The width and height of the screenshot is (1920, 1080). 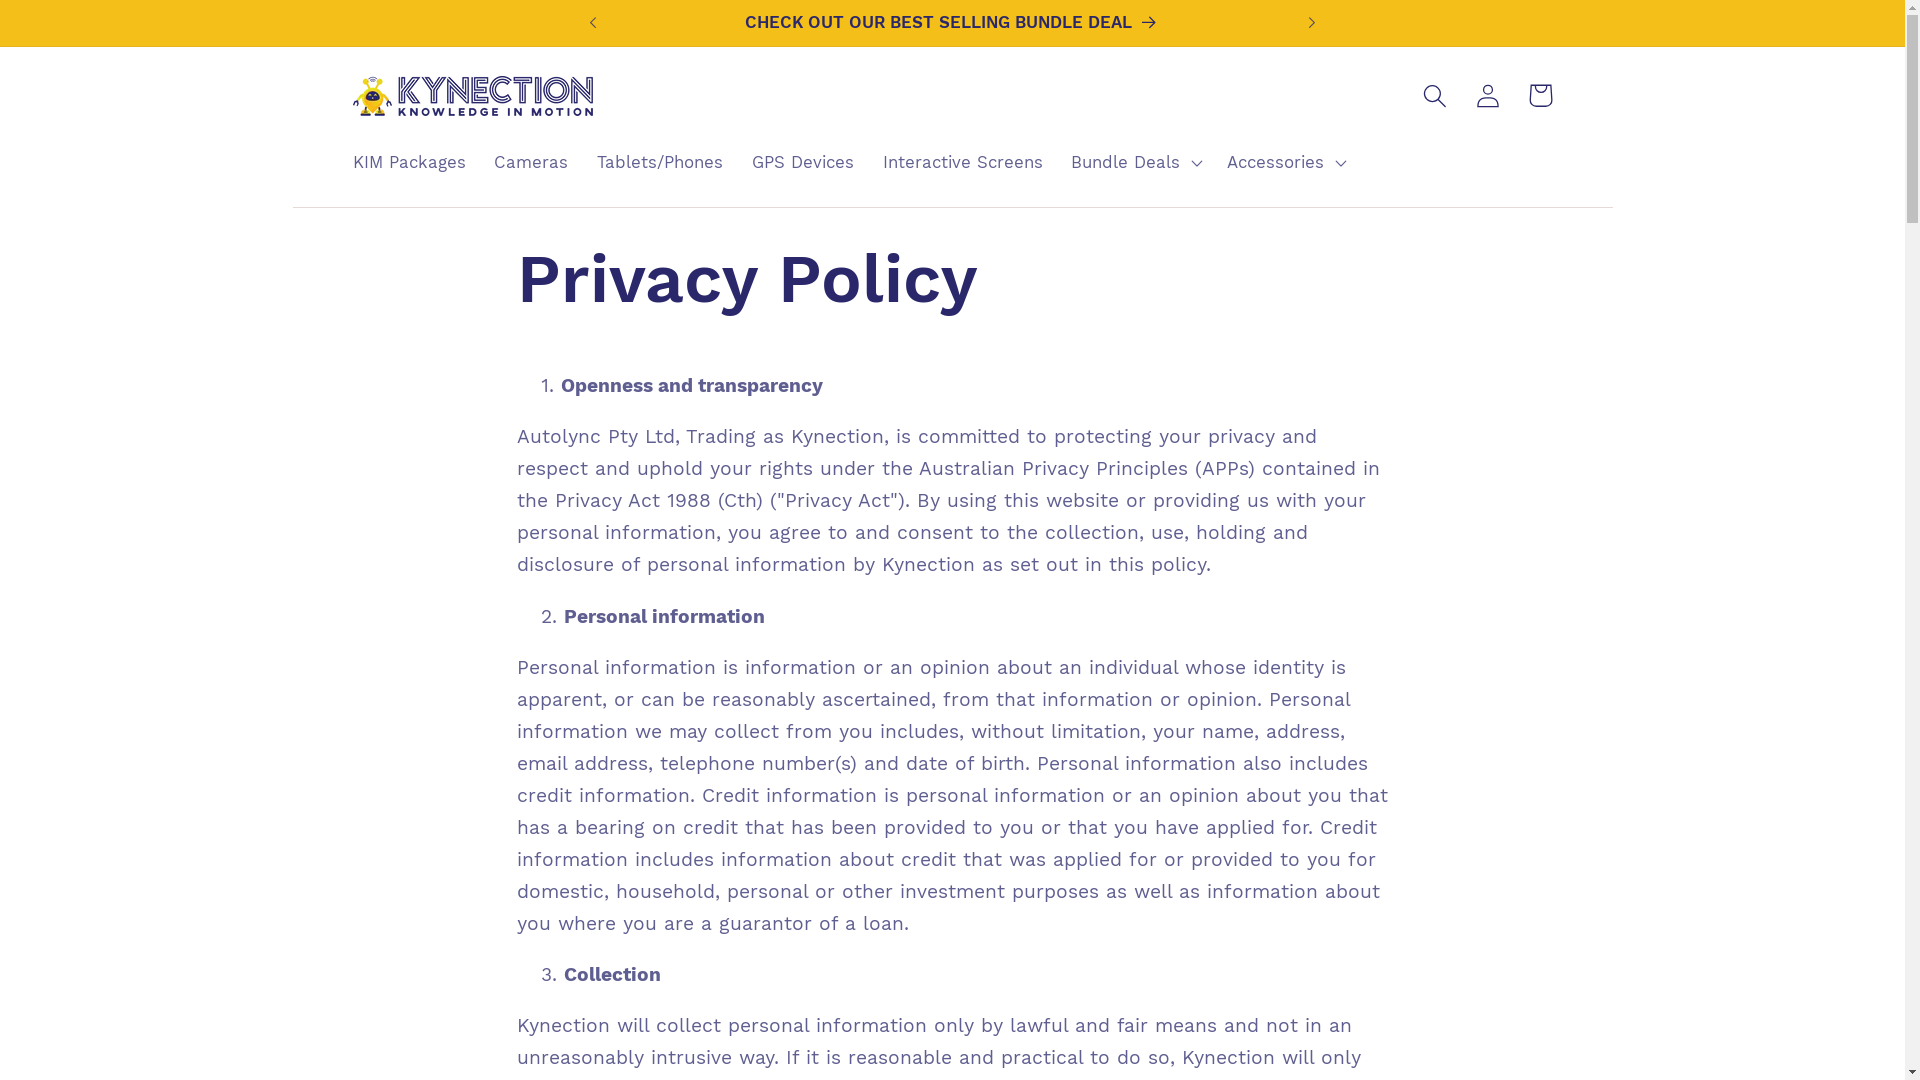 I want to click on 'CHECK OUT OUR BEST SELLING BUNDLE DEAL', so click(x=981, y=23).